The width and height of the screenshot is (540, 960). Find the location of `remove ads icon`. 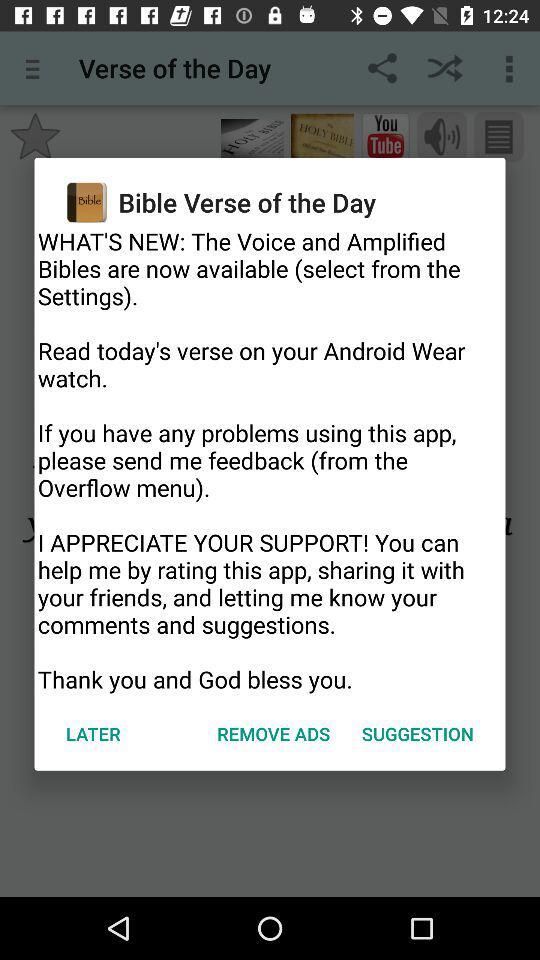

remove ads icon is located at coordinates (272, 732).